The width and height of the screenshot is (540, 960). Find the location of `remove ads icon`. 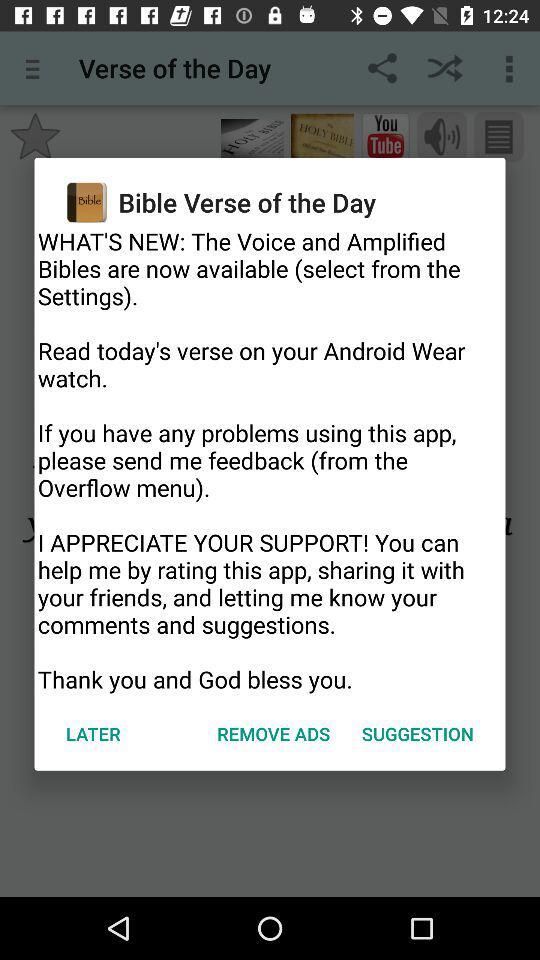

remove ads icon is located at coordinates (272, 732).